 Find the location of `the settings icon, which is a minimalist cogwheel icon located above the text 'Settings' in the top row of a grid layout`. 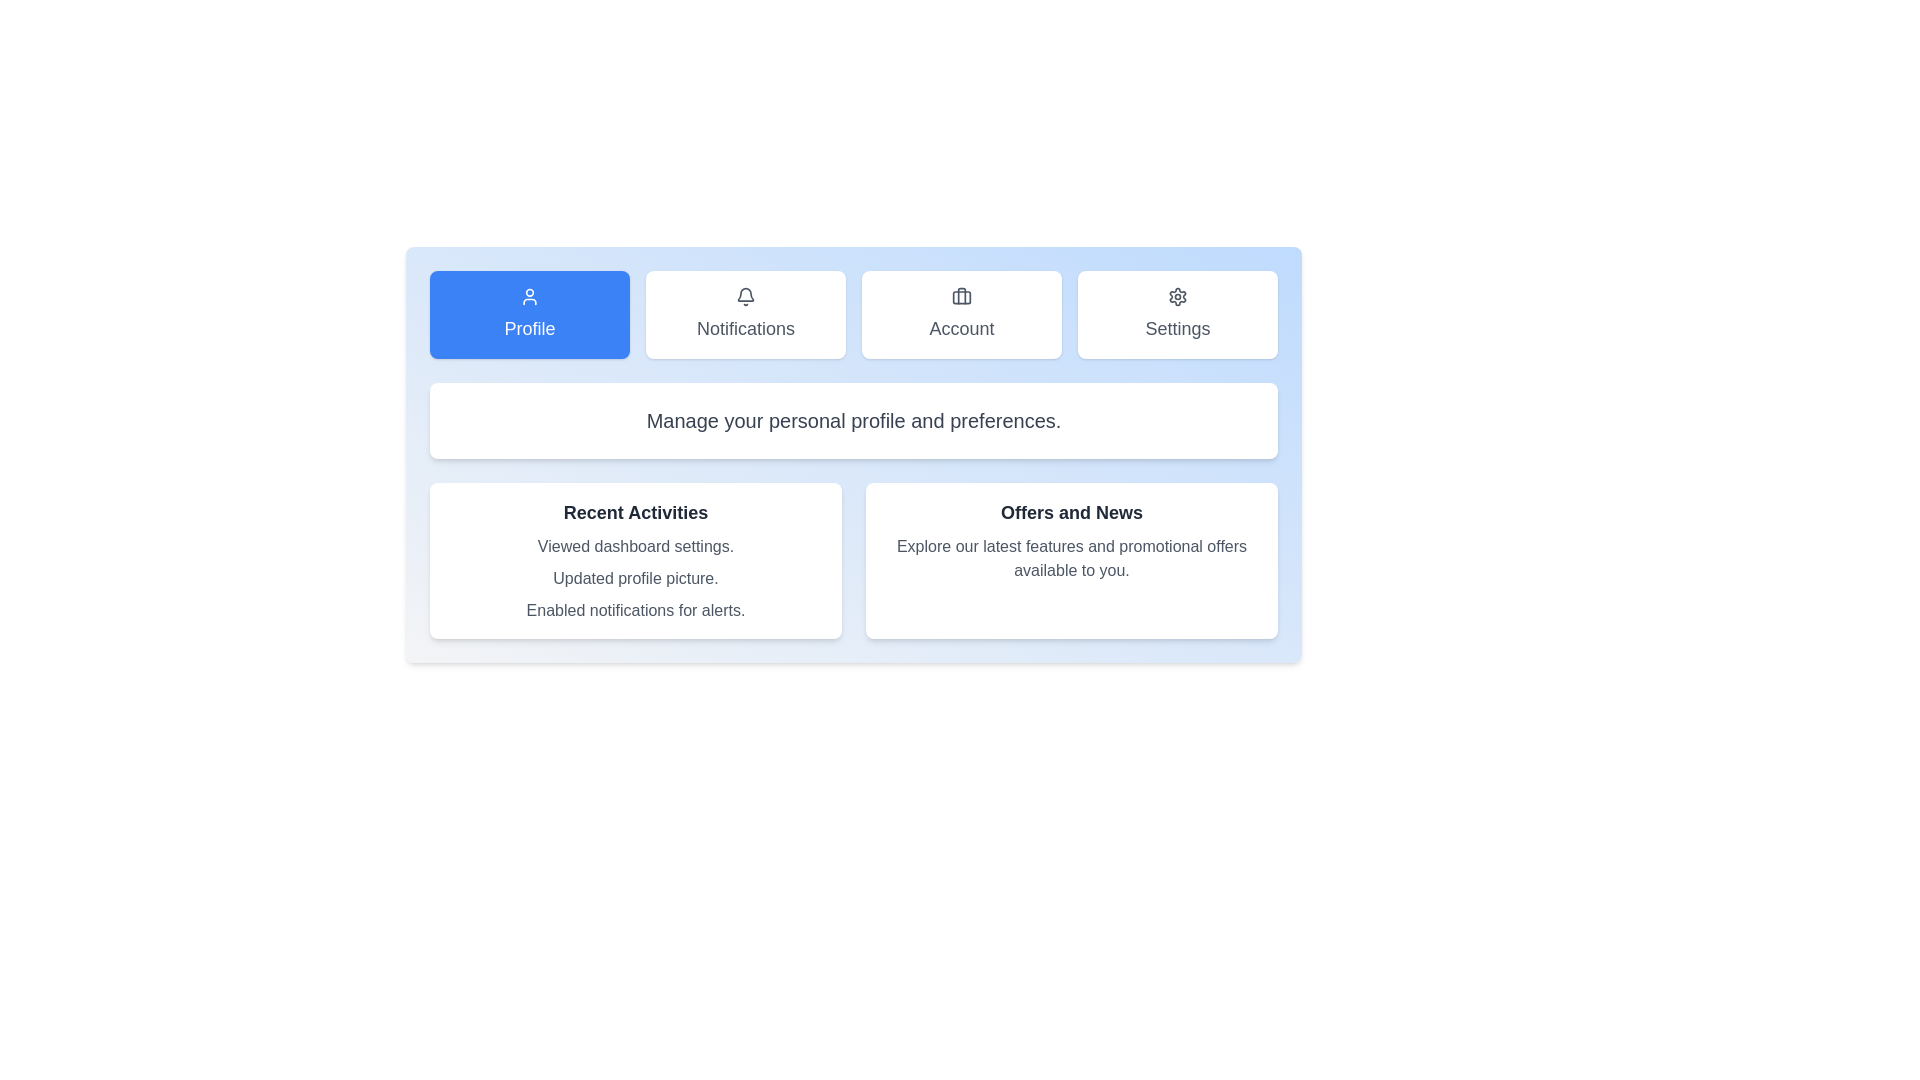

the settings icon, which is a minimalist cogwheel icon located above the text 'Settings' in the top row of a grid layout is located at coordinates (1177, 297).